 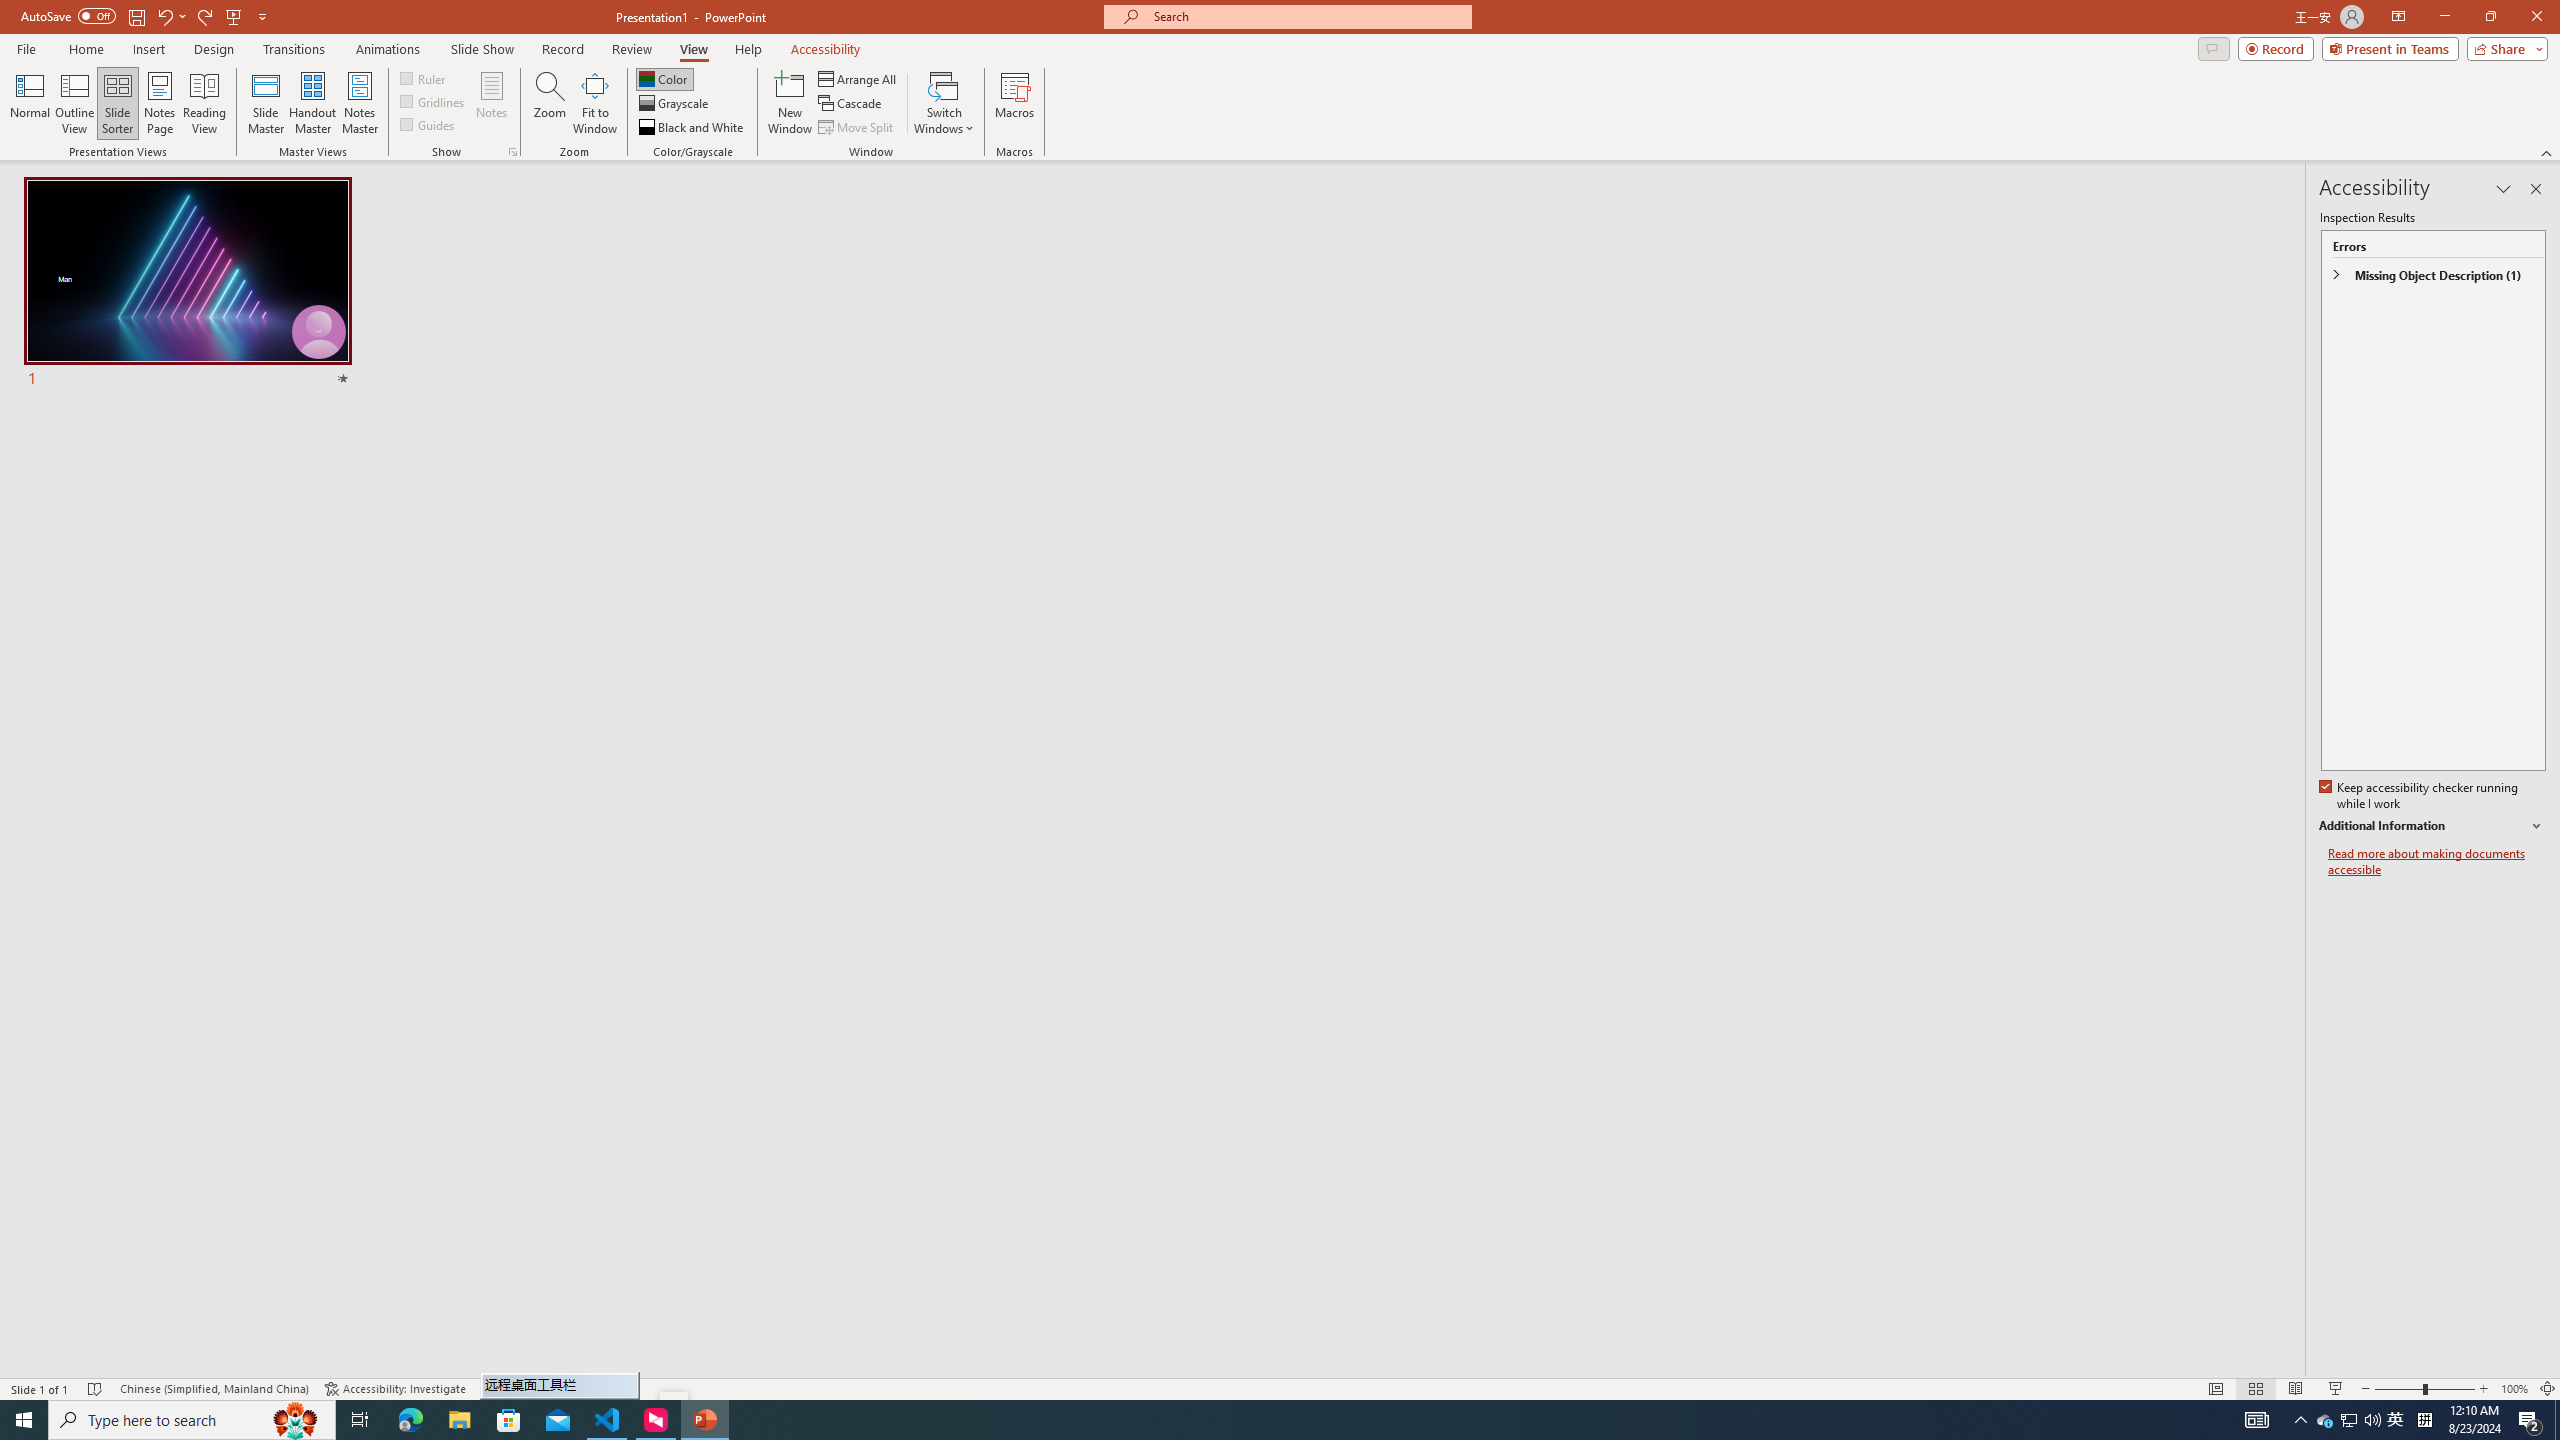 What do you see at coordinates (851, 103) in the screenshot?
I see `'Cascade'` at bounding box center [851, 103].